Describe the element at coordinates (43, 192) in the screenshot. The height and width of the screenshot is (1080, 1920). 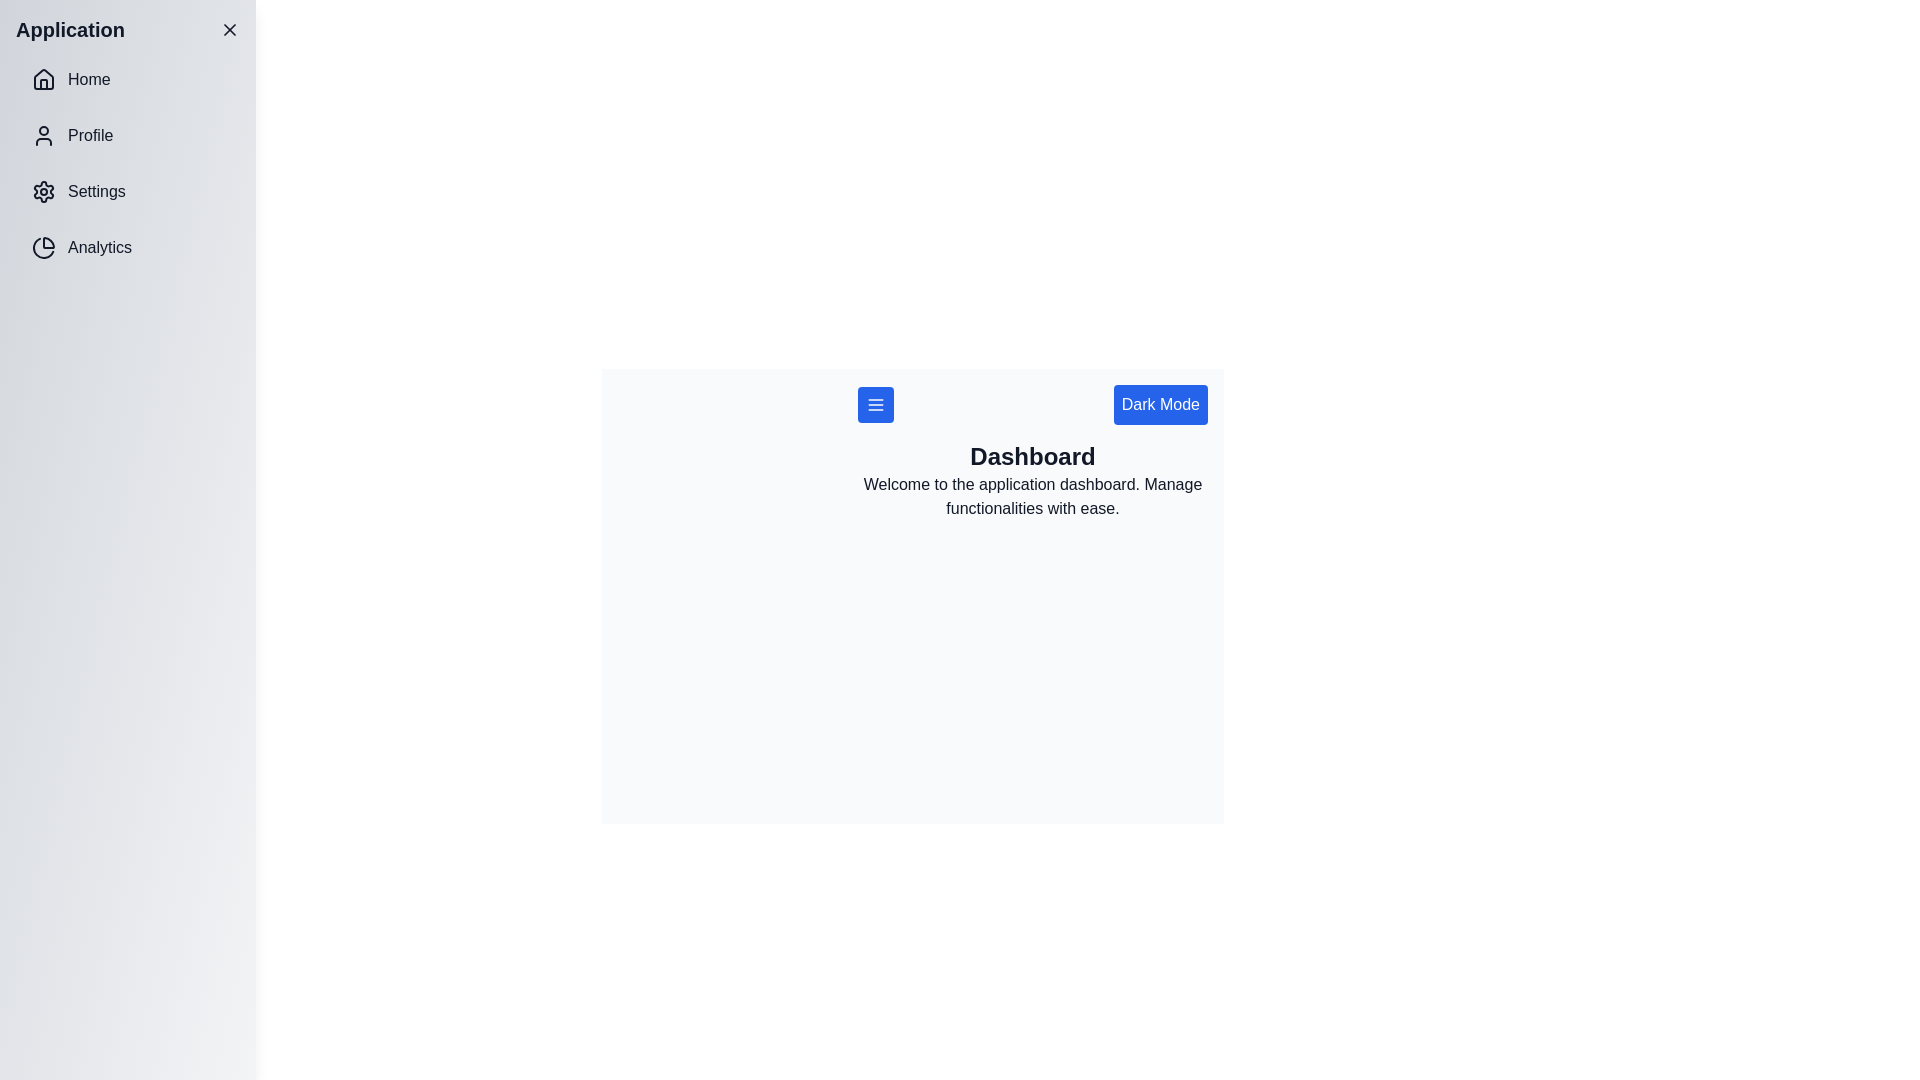
I see `the gear-shaped settings icon located in the sidebar menu under the 'Application' header, which is the third icon in the vertical list` at that location.